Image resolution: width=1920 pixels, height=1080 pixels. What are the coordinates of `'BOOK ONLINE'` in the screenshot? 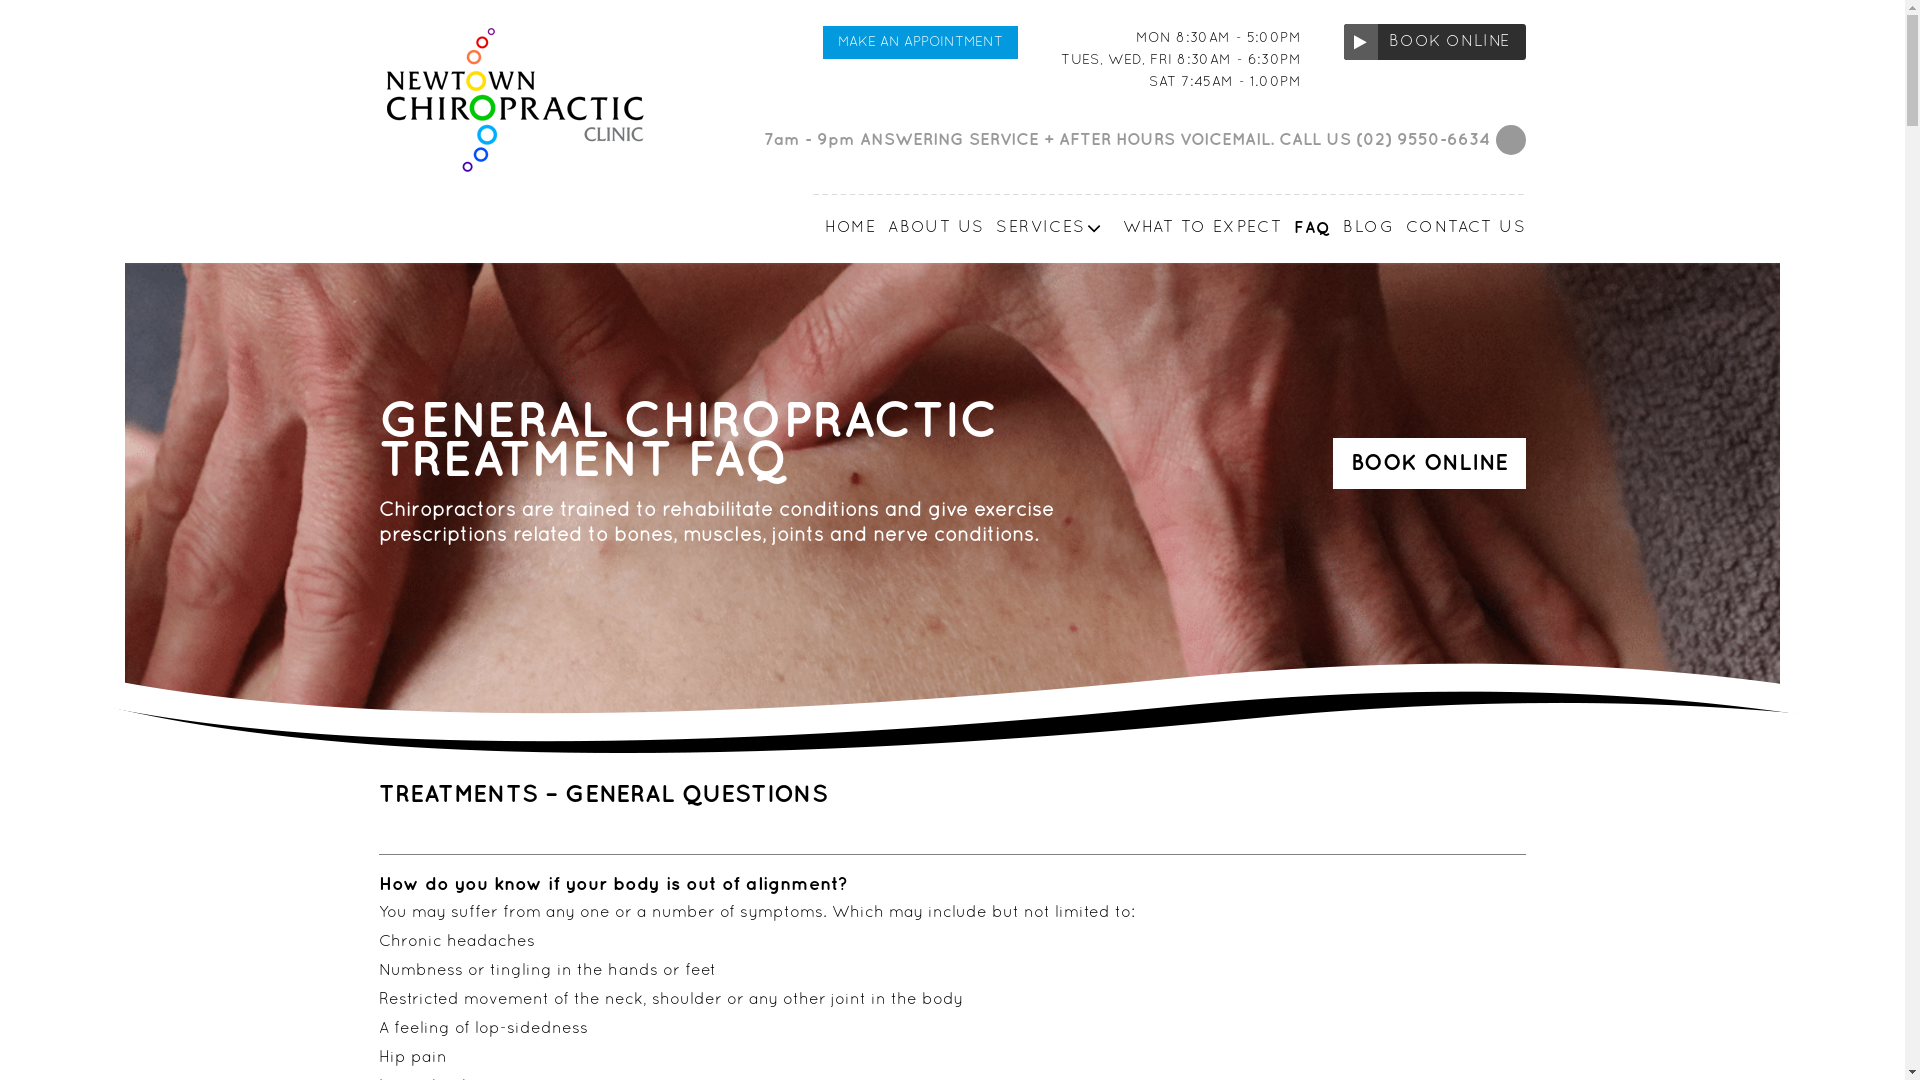 It's located at (1344, 42).